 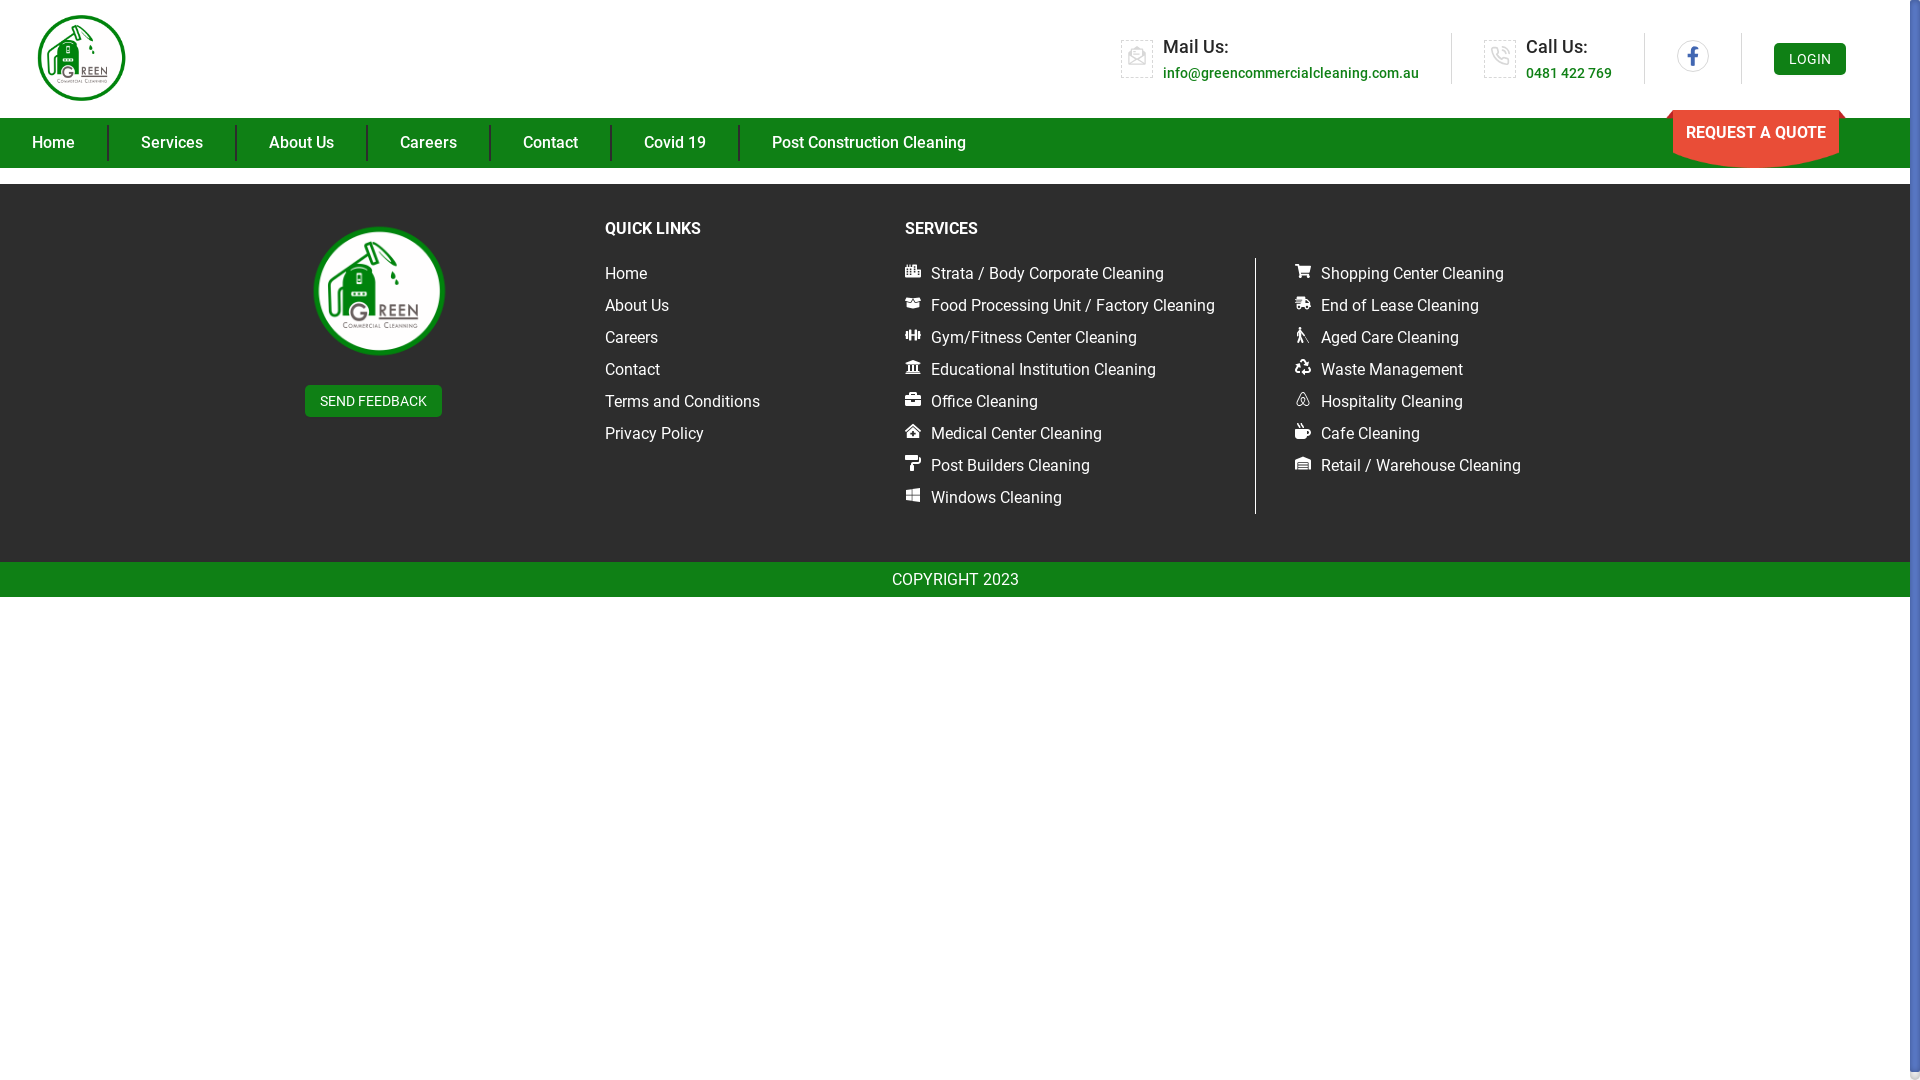 What do you see at coordinates (636, 305) in the screenshot?
I see `'About Us'` at bounding box center [636, 305].